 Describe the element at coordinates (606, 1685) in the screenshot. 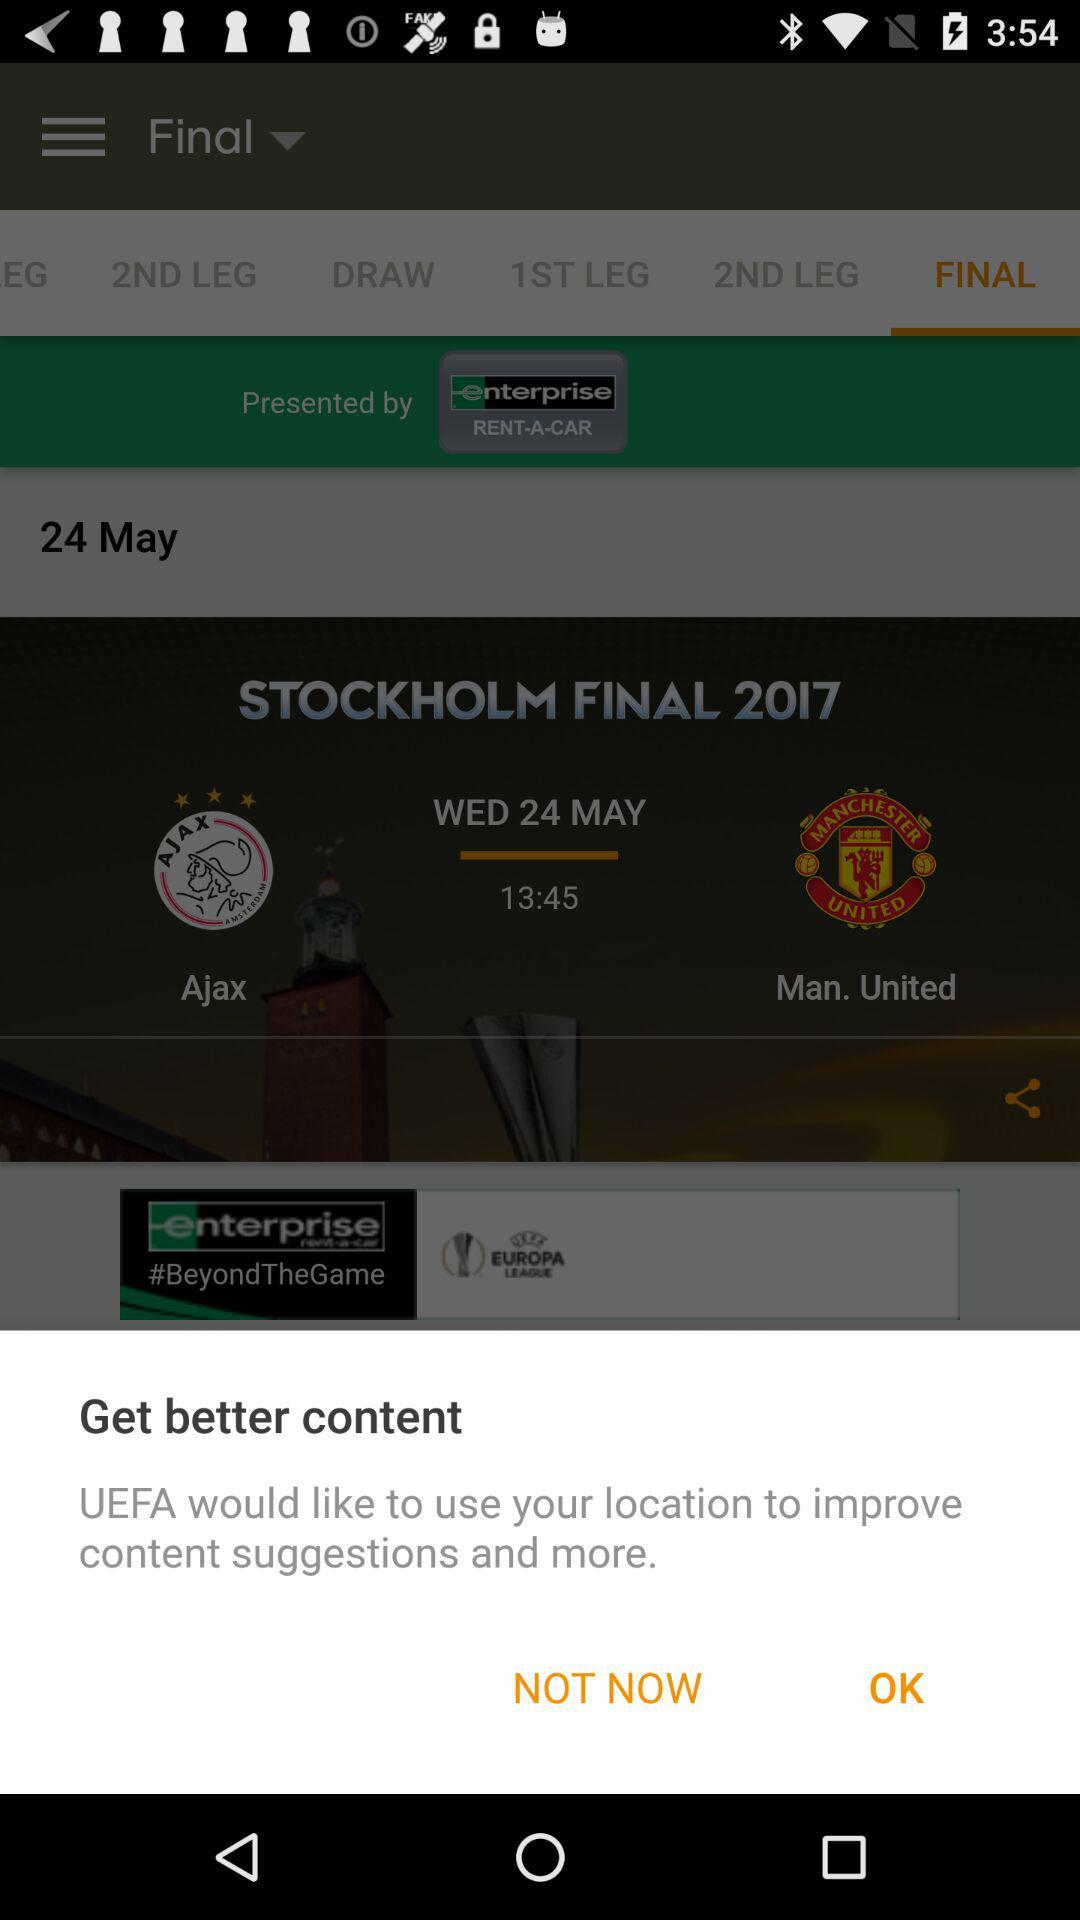

I see `item next to the ok icon` at that location.